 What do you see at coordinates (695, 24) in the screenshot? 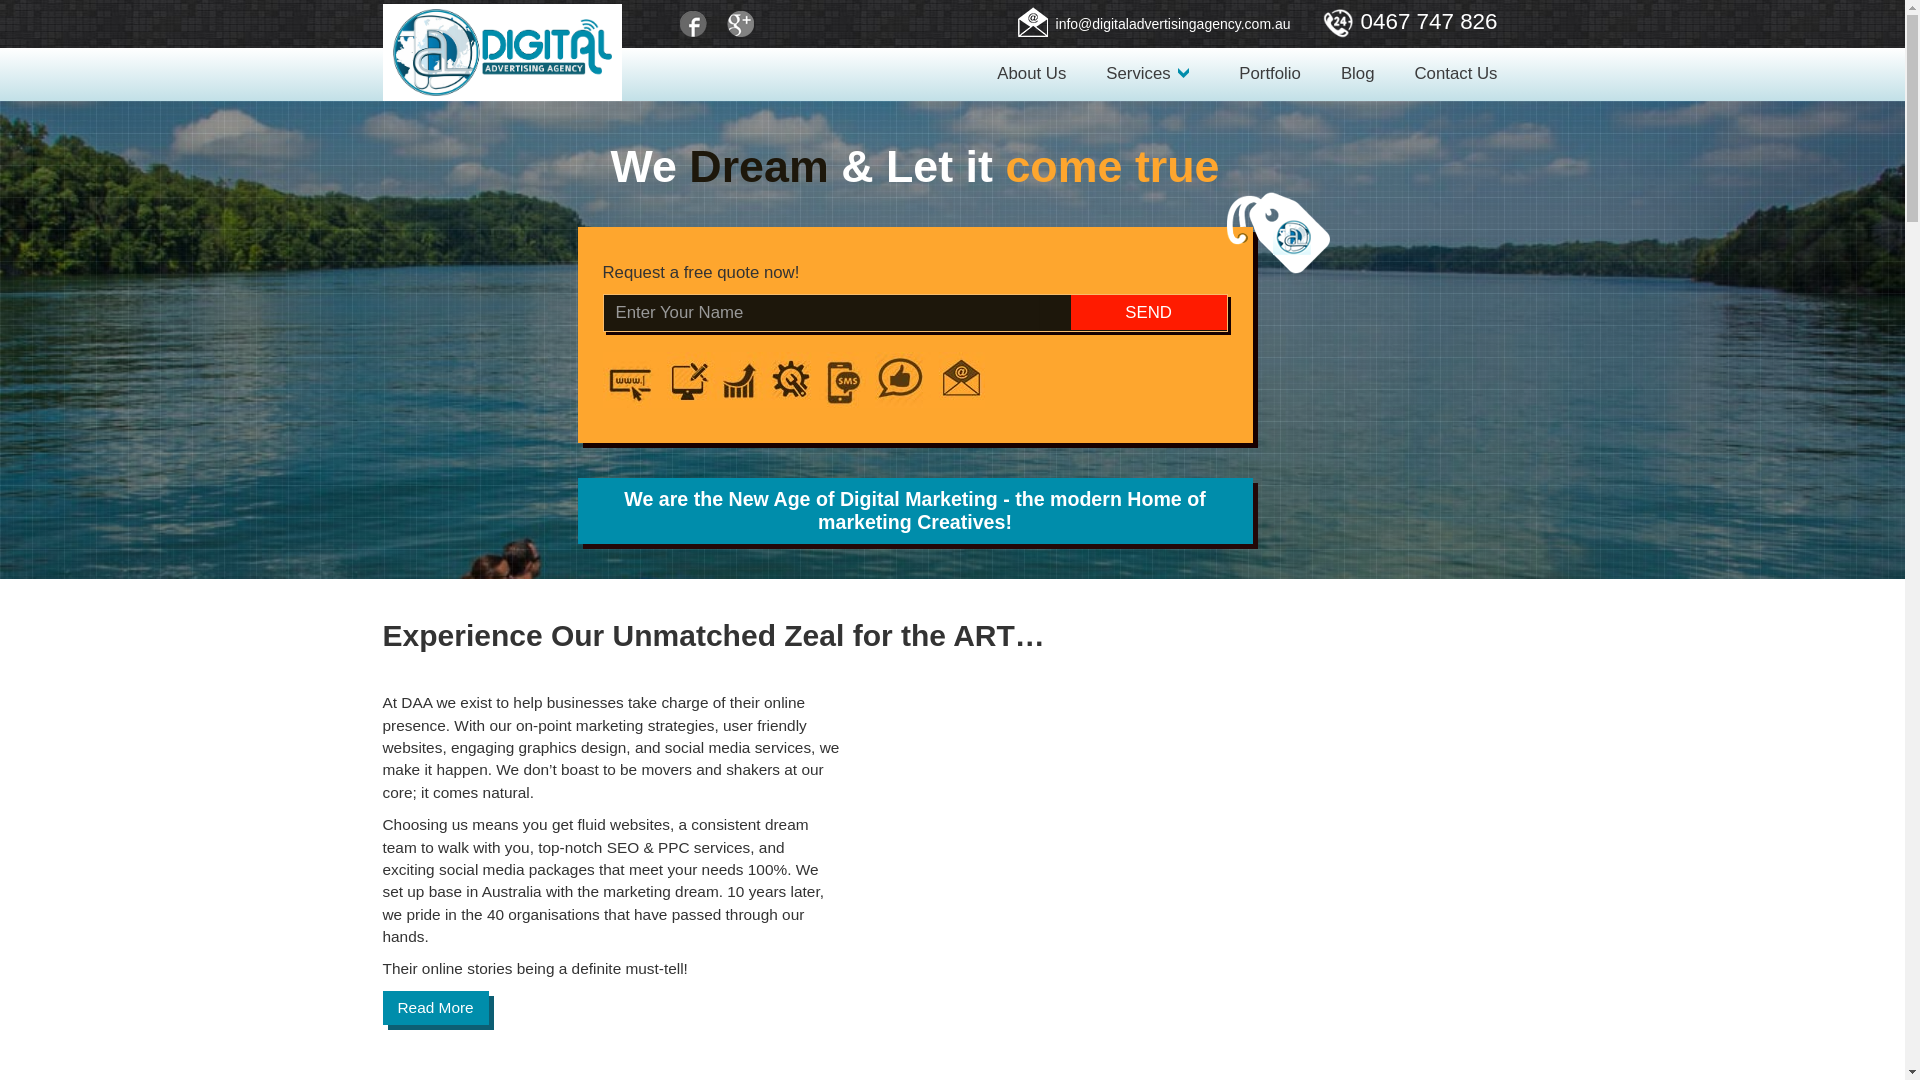
I see `'Facebook'` at bounding box center [695, 24].